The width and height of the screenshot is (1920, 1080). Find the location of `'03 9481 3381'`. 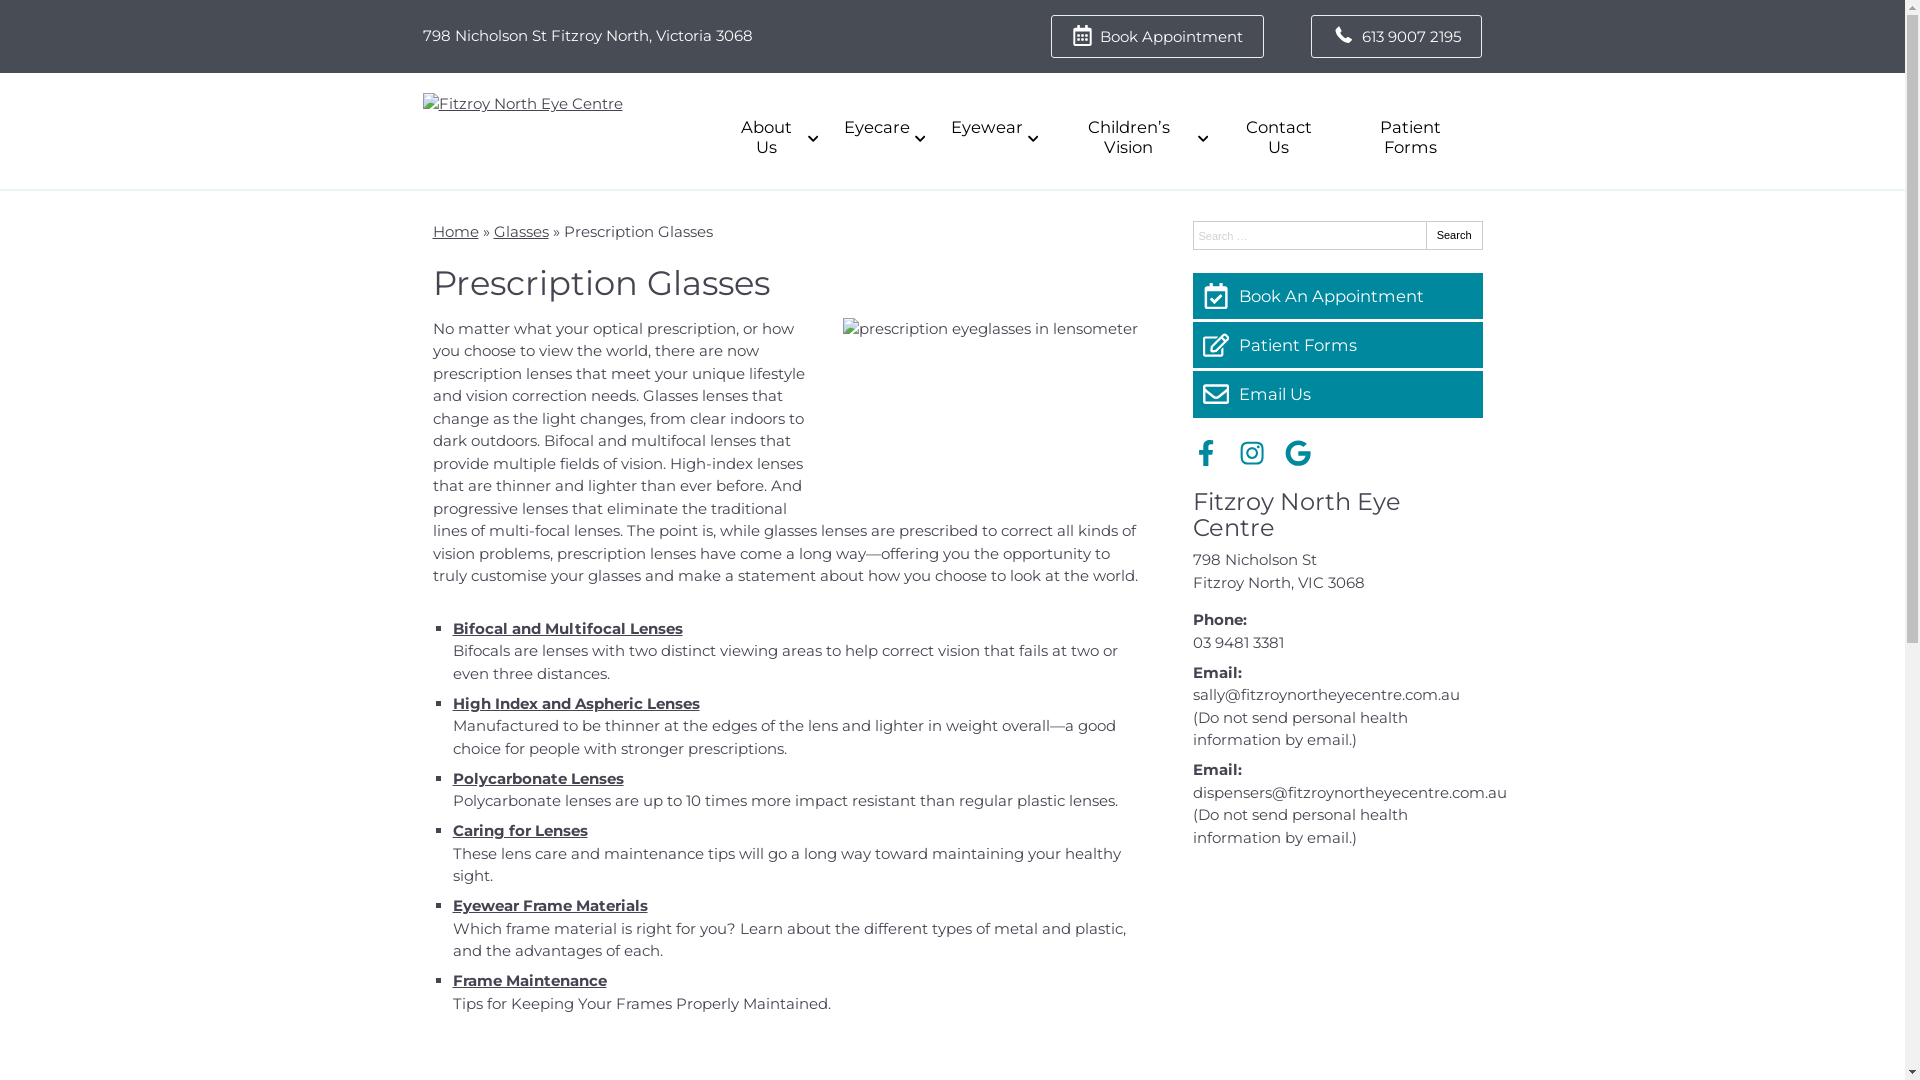

'03 9481 3381' is located at coordinates (1236, 642).